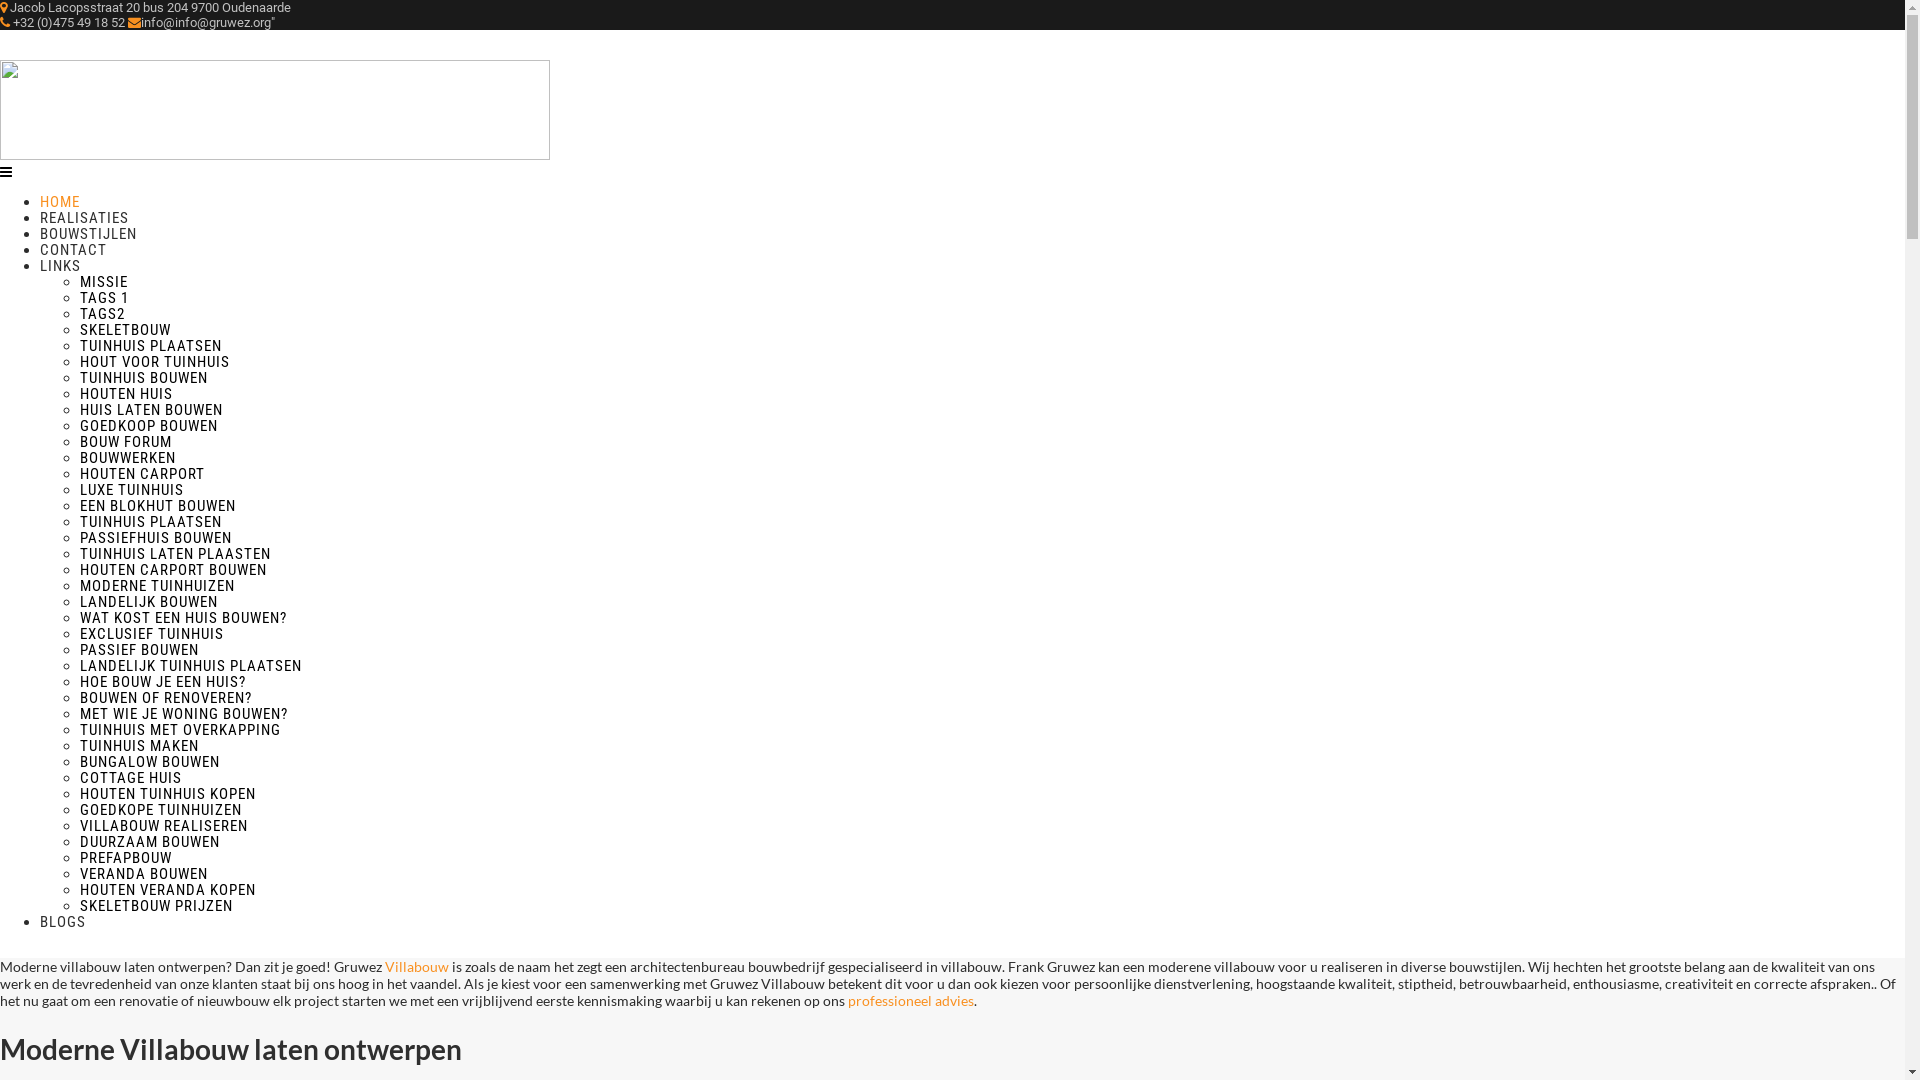 Image resolution: width=1920 pixels, height=1080 pixels. What do you see at coordinates (80, 906) in the screenshot?
I see `'SKELETBOUW PRIJZEN'` at bounding box center [80, 906].